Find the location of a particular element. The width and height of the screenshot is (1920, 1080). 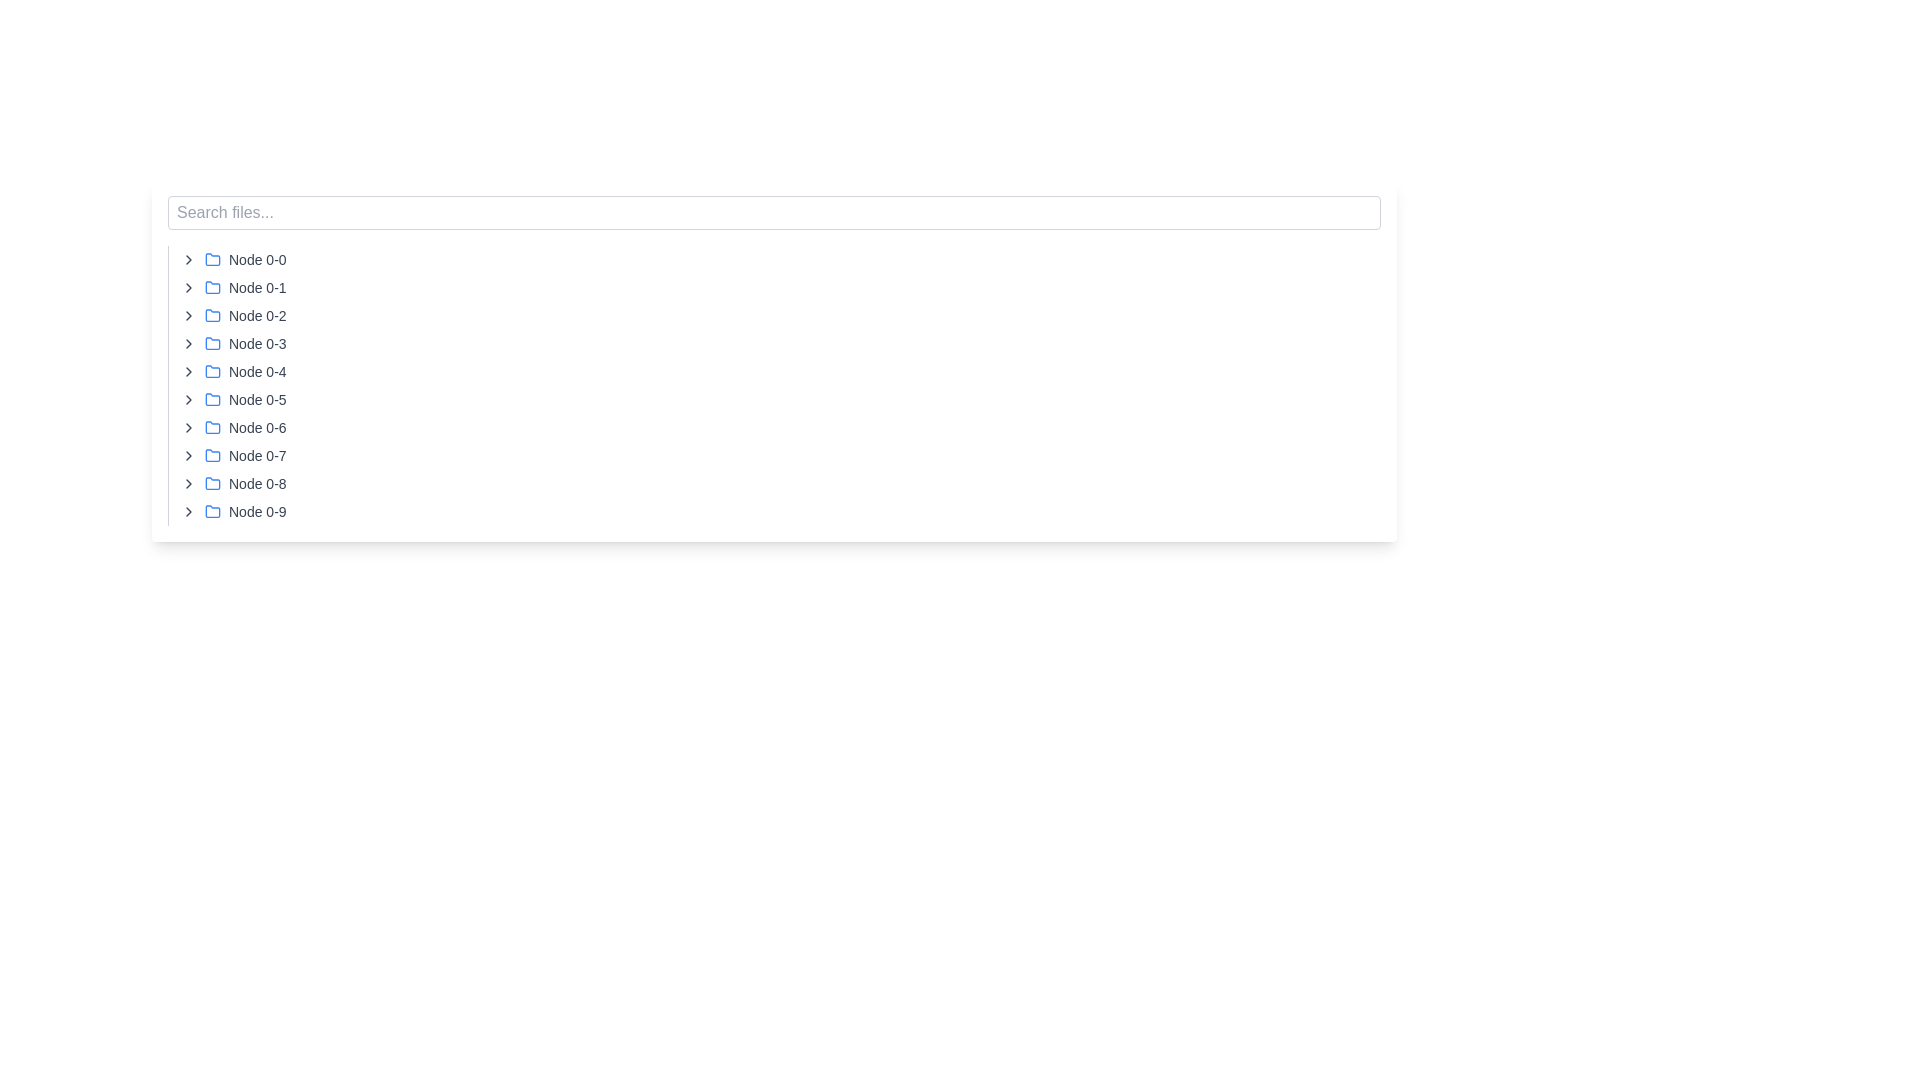

the folder icon located in the seventh entry labeled 'Node 0-7' is located at coordinates (212, 455).